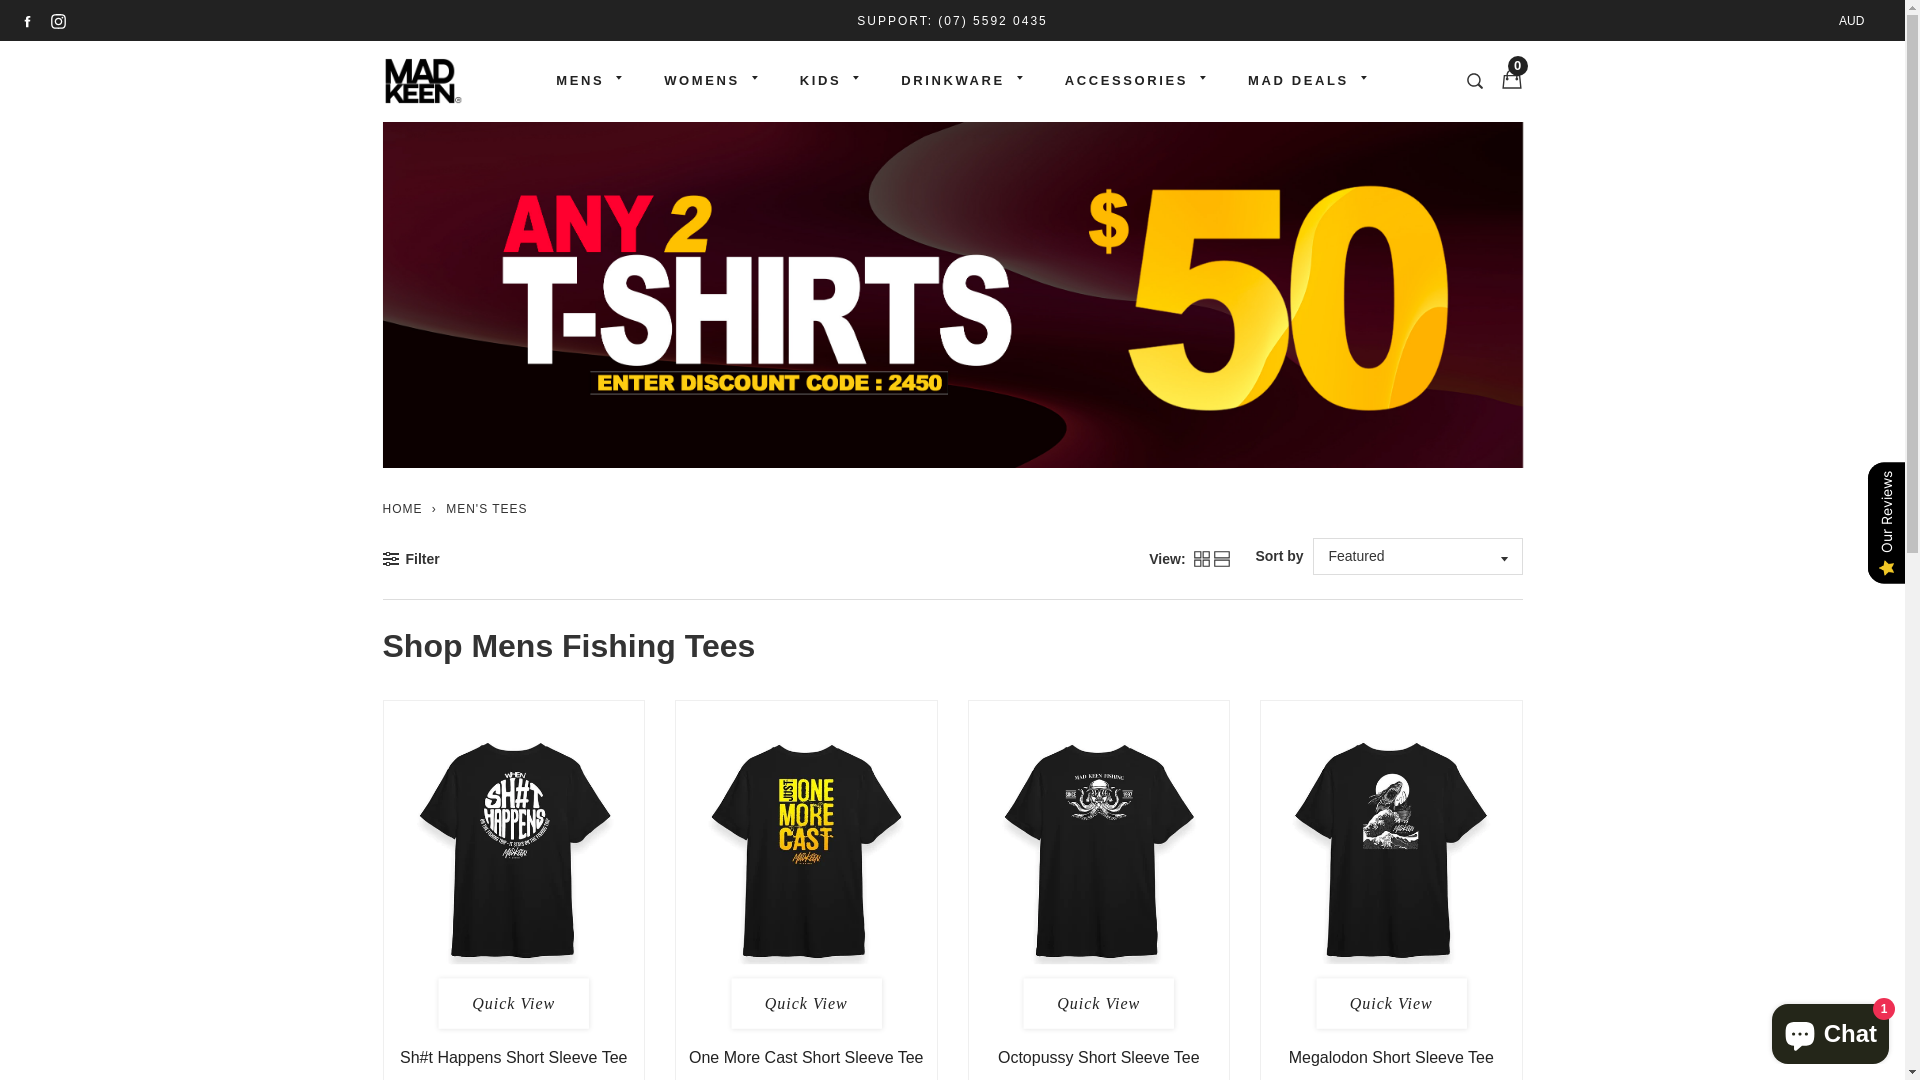 The width and height of the screenshot is (1920, 1080). Describe the element at coordinates (820, 80) in the screenshot. I see `'KIDS'` at that location.